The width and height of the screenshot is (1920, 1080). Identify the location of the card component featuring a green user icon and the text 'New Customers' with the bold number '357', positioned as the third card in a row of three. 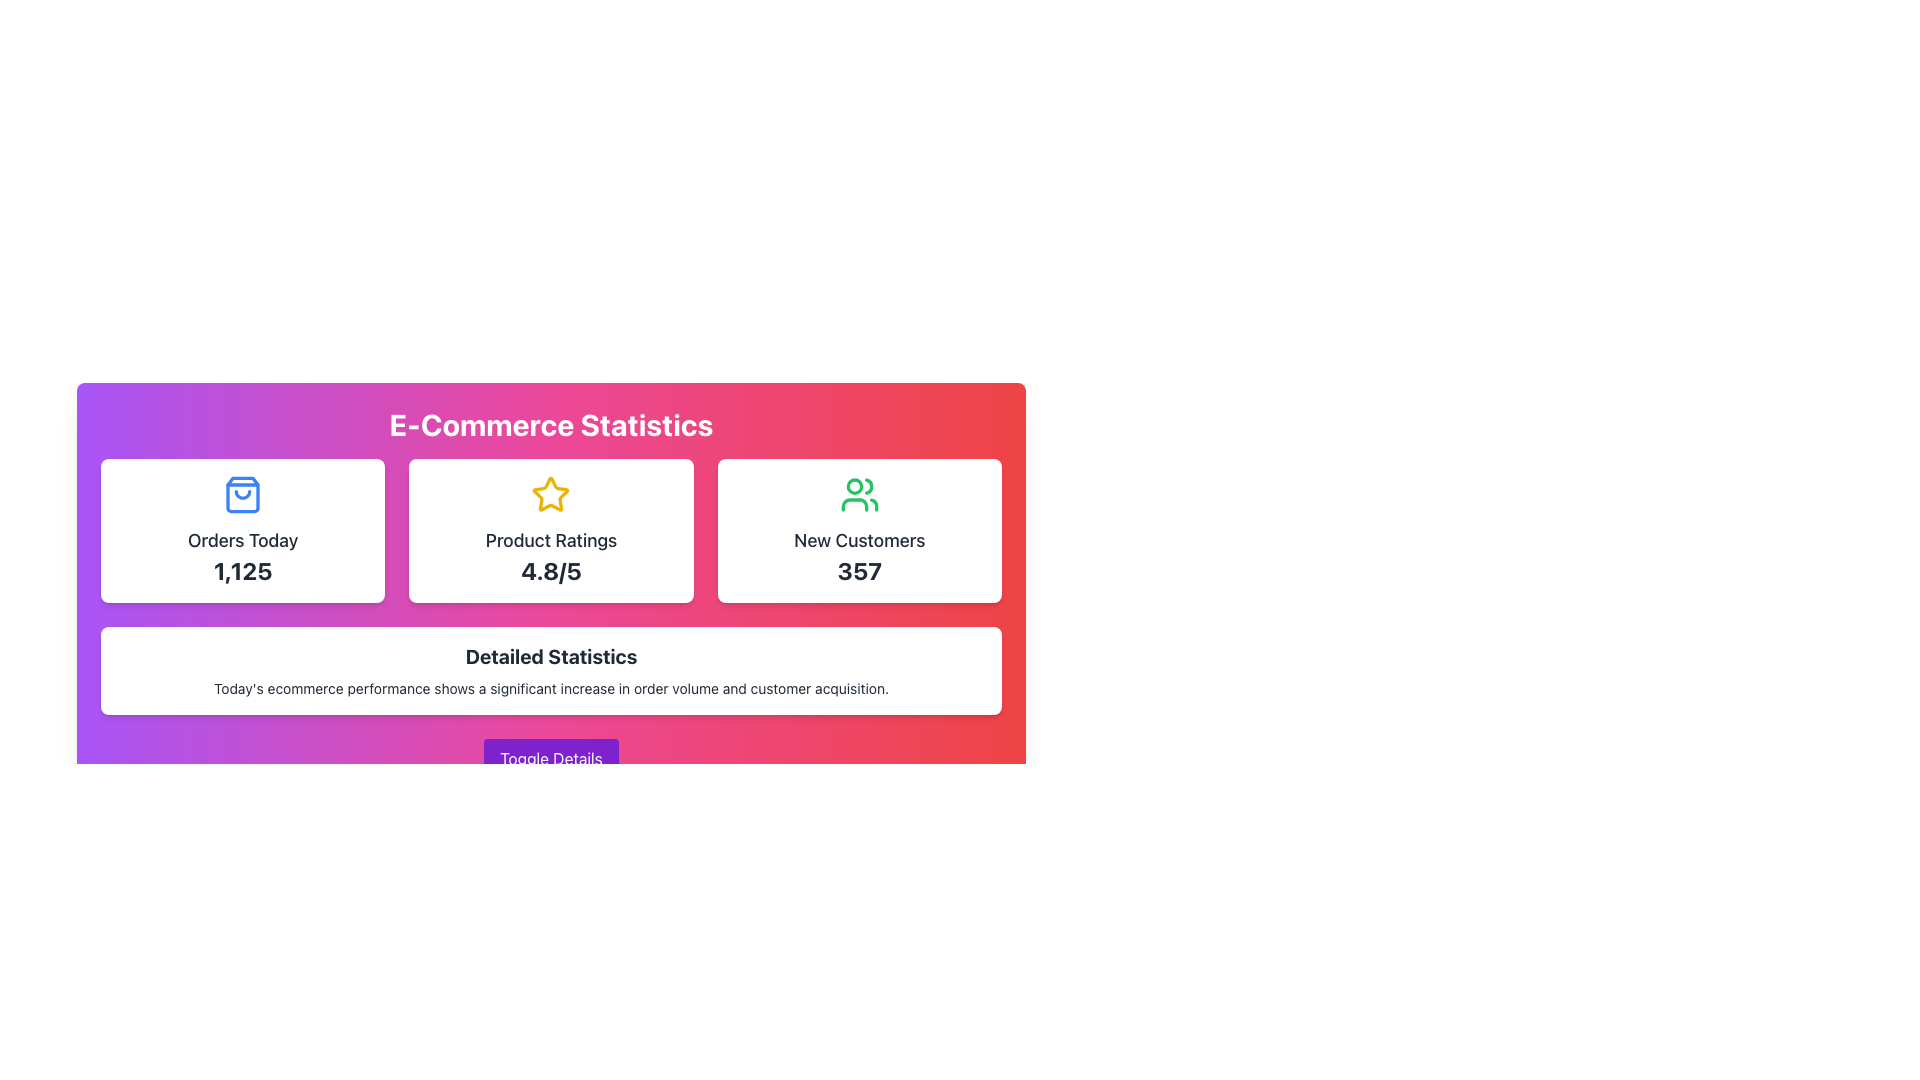
(859, 530).